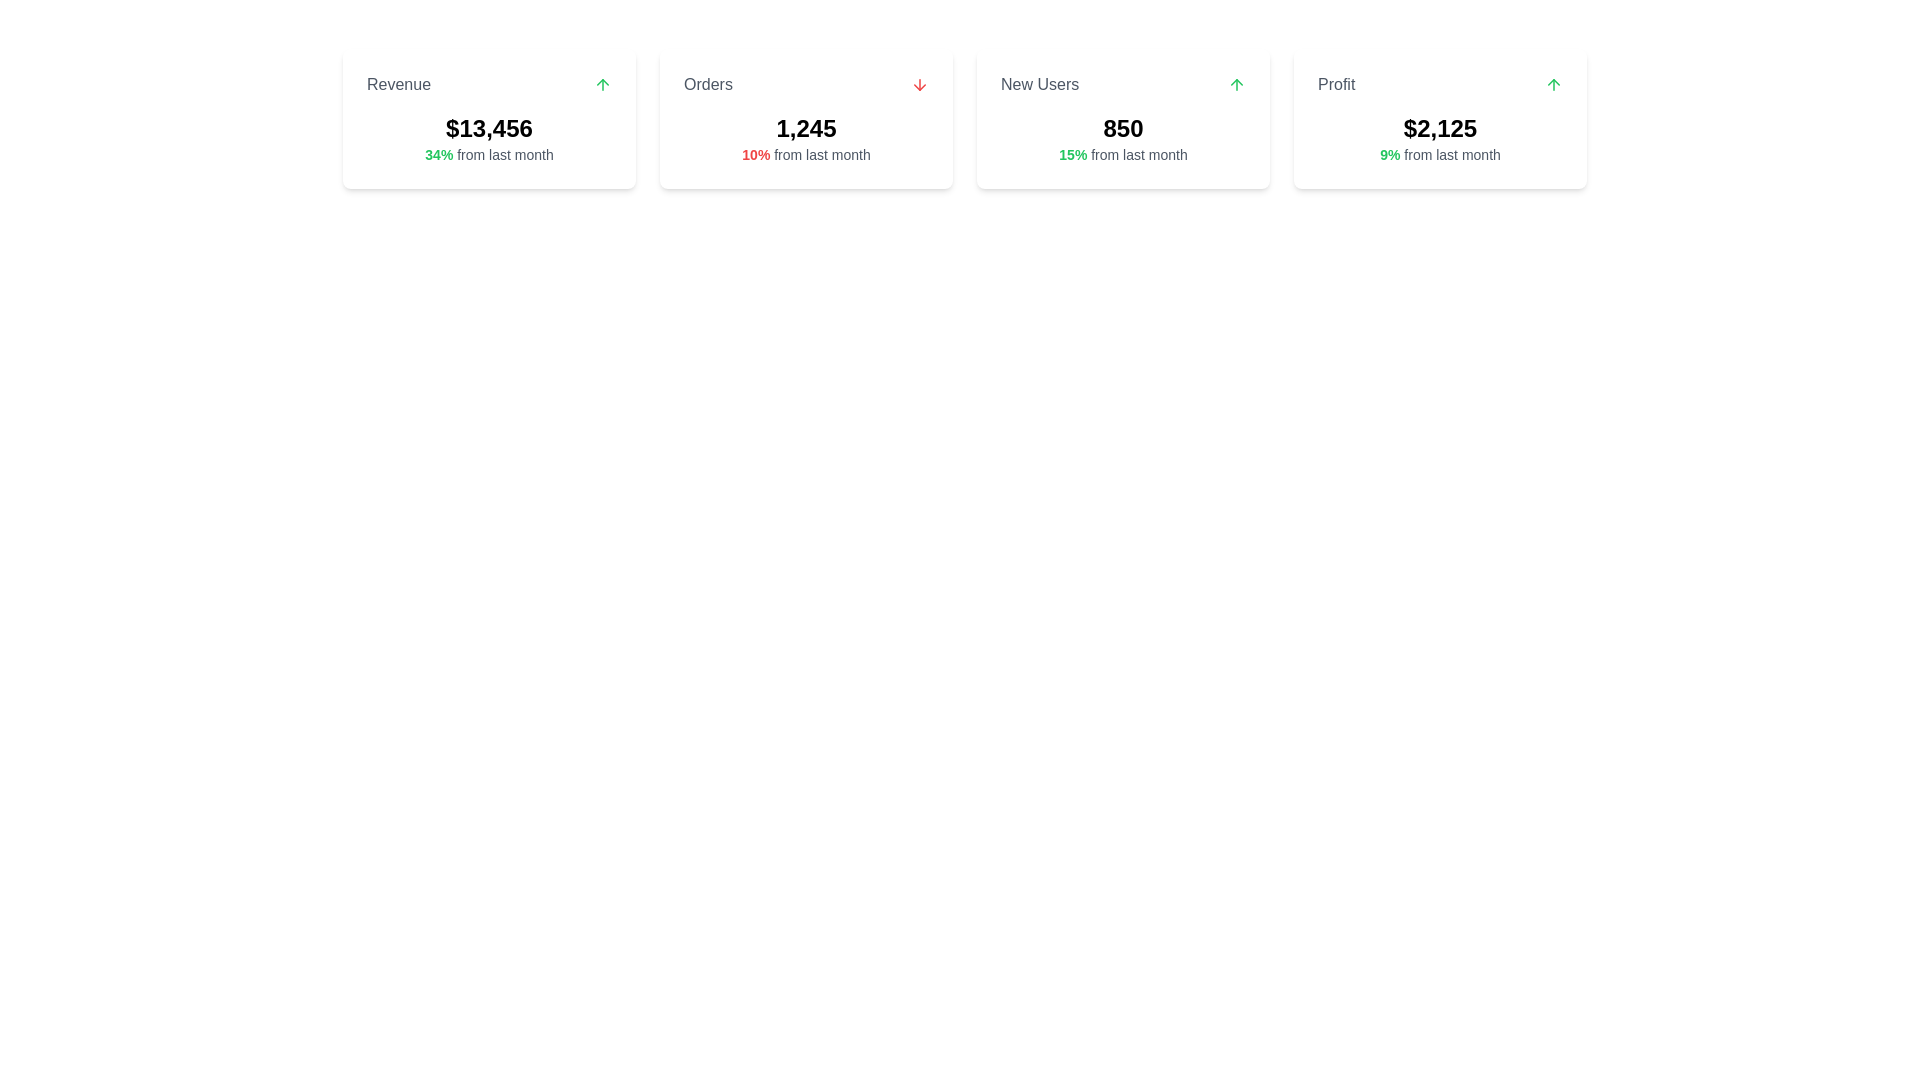 This screenshot has width=1920, height=1080. What do you see at coordinates (755, 153) in the screenshot?
I see `the text element displaying '10%' in bold red font` at bounding box center [755, 153].